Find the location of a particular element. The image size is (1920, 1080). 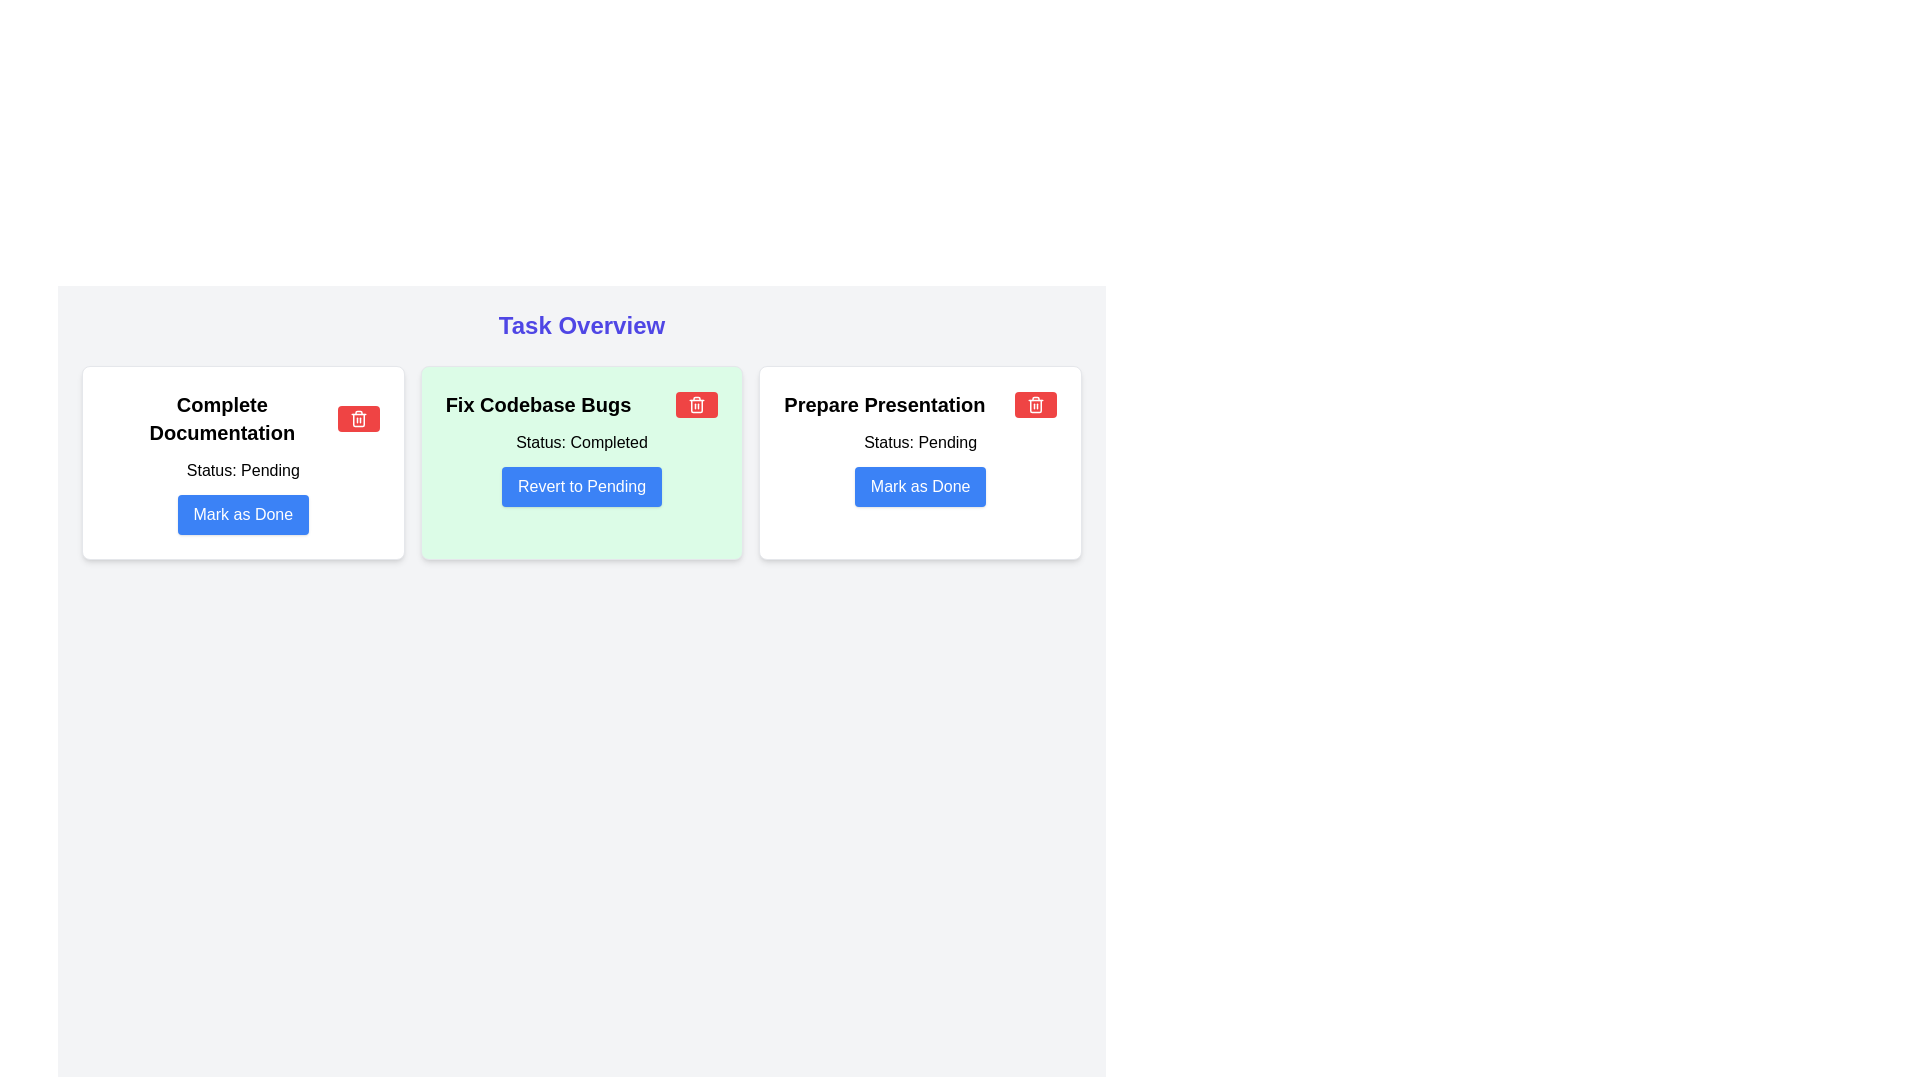

the red trash icon located at the top-right corner of the 'Fix Codebase Bugs' card is located at coordinates (580, 462).